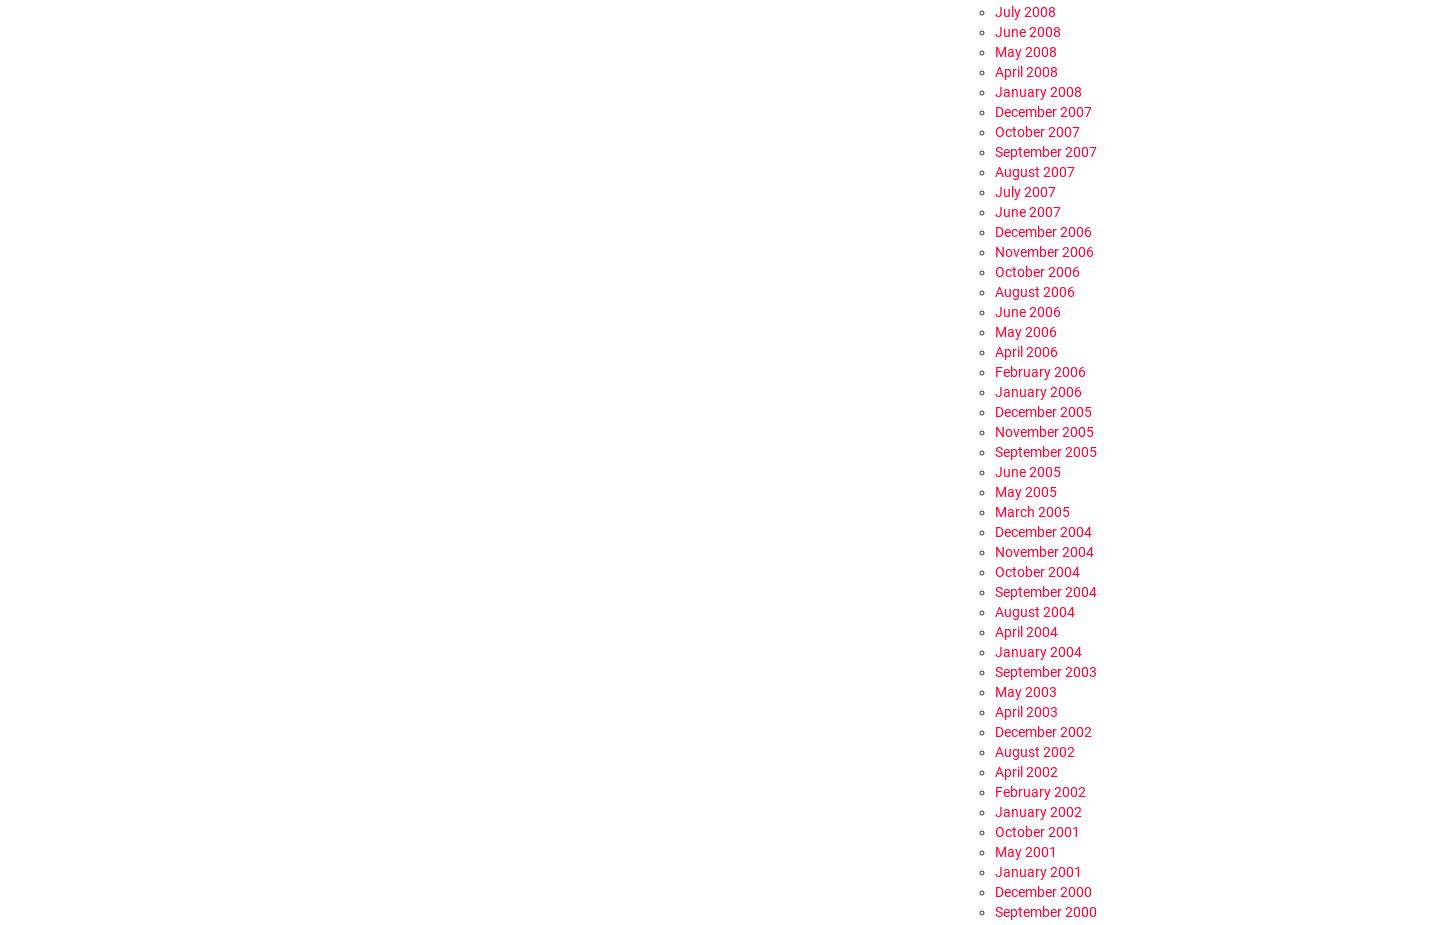  I want to click on 'April 2008', so click(1026, 70).